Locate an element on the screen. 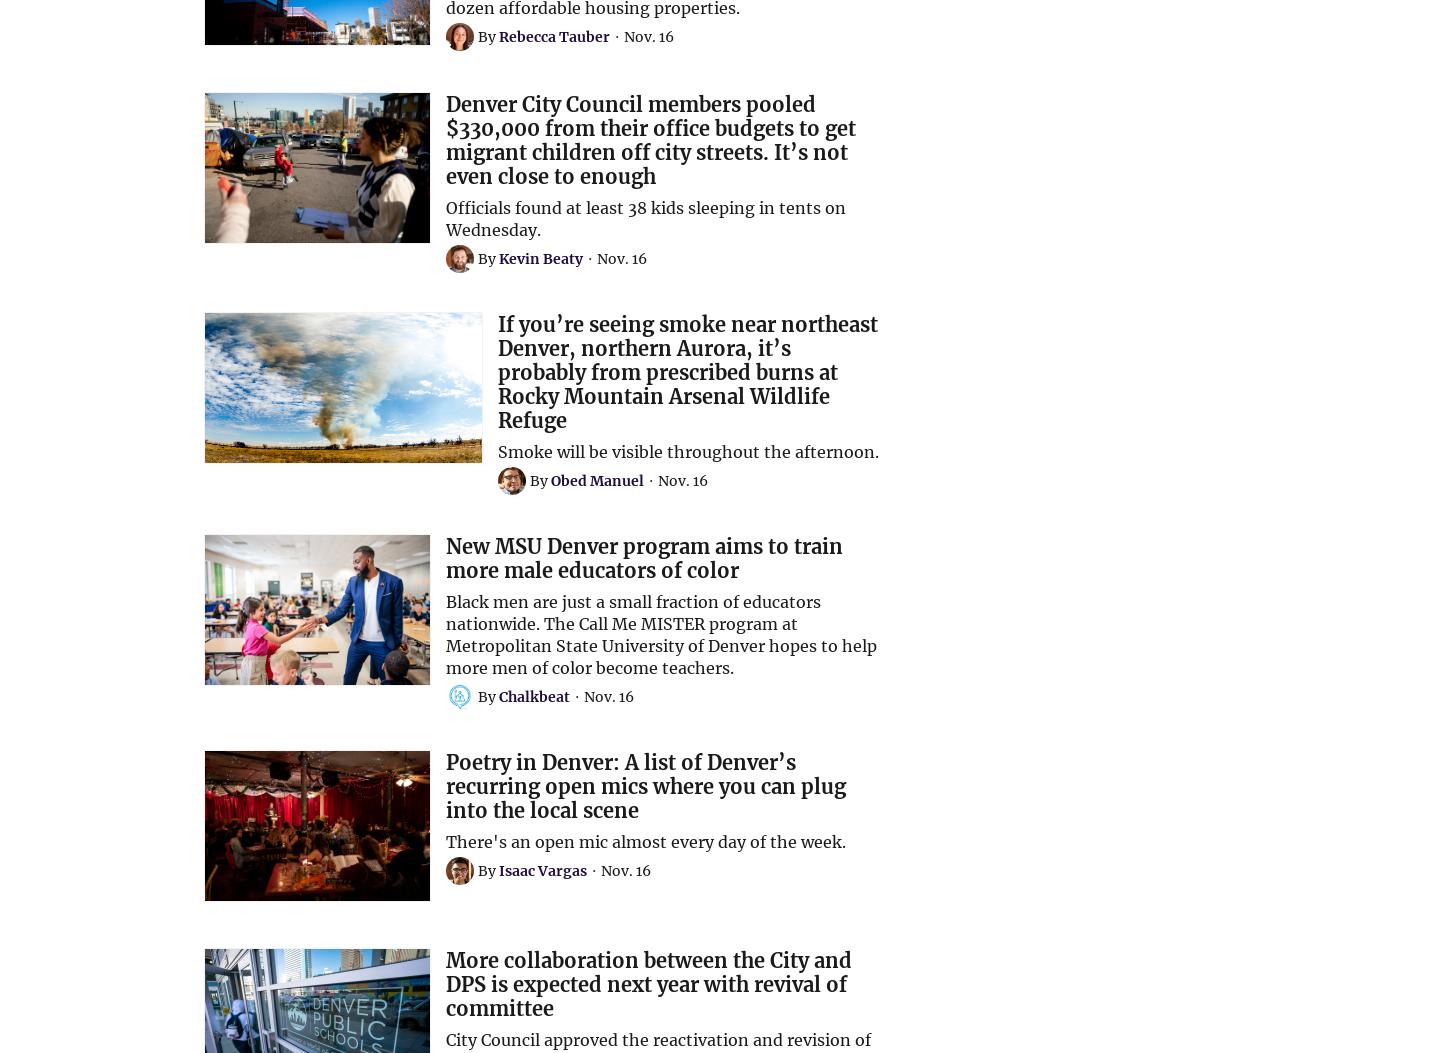 This screenshot has height=1053, width=1440. 'Obed Manuel' is located at coordinates (597, 481).